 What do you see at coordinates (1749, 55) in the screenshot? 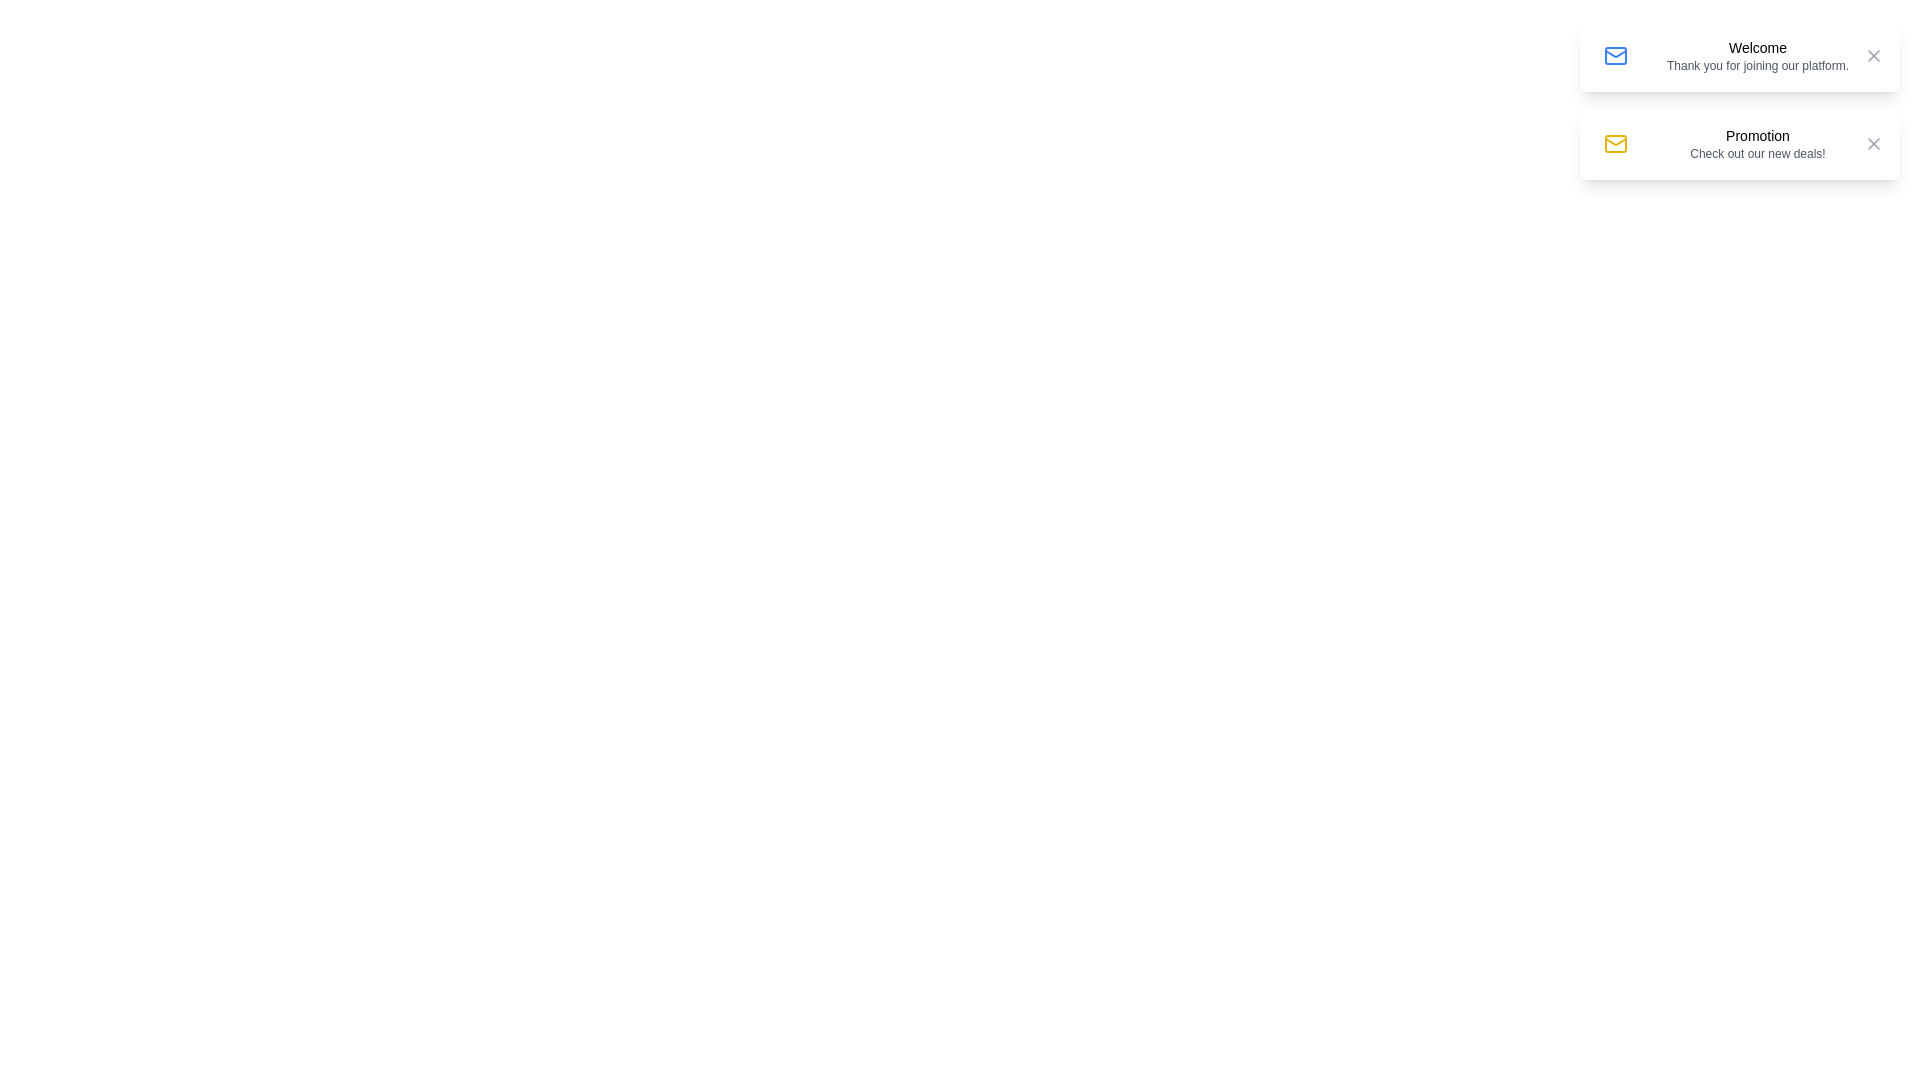
I see `text block element that displays 'Welcome' in bold at the top center and 'Thank you for joining our platform.' below it, located in the notification popup at the top right of the interface` at bounding box center [1749, 55].